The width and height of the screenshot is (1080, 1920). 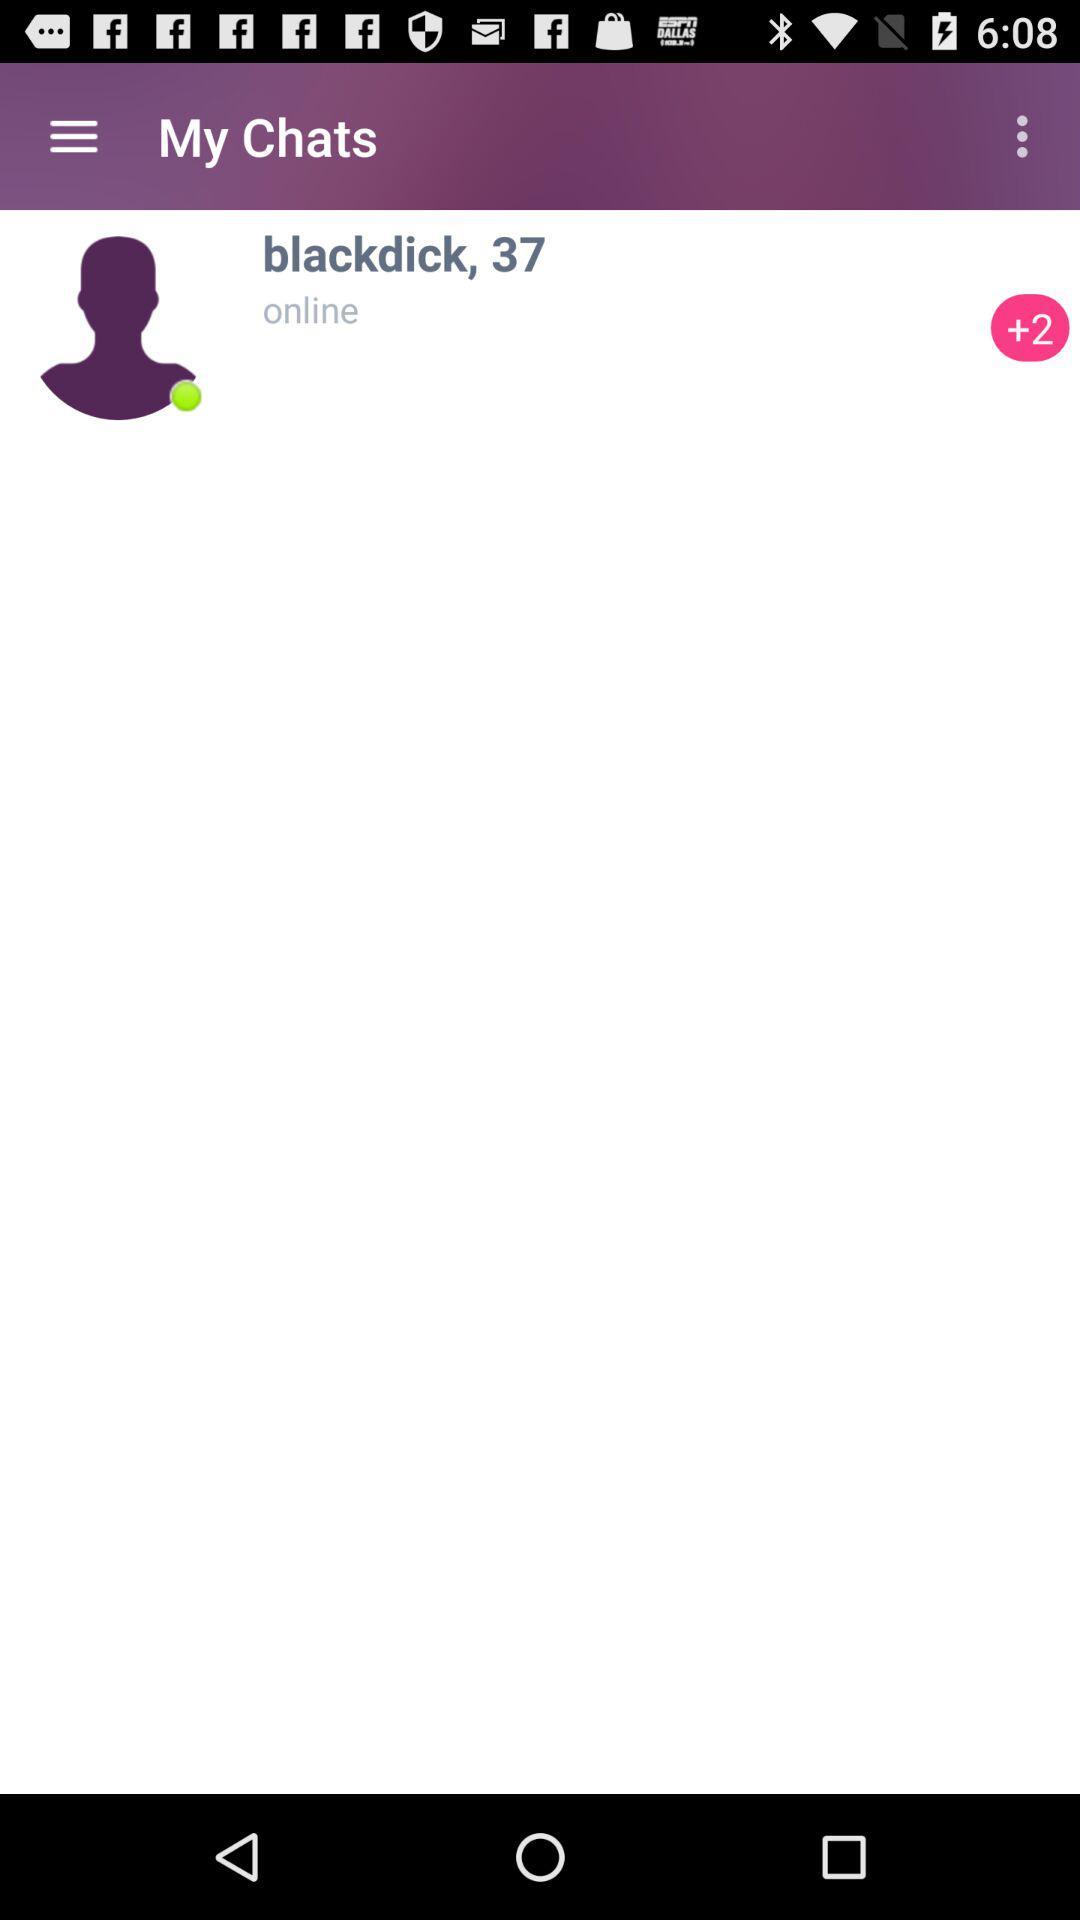 I want to click on item above the online icon, so click(x=620, y=251).